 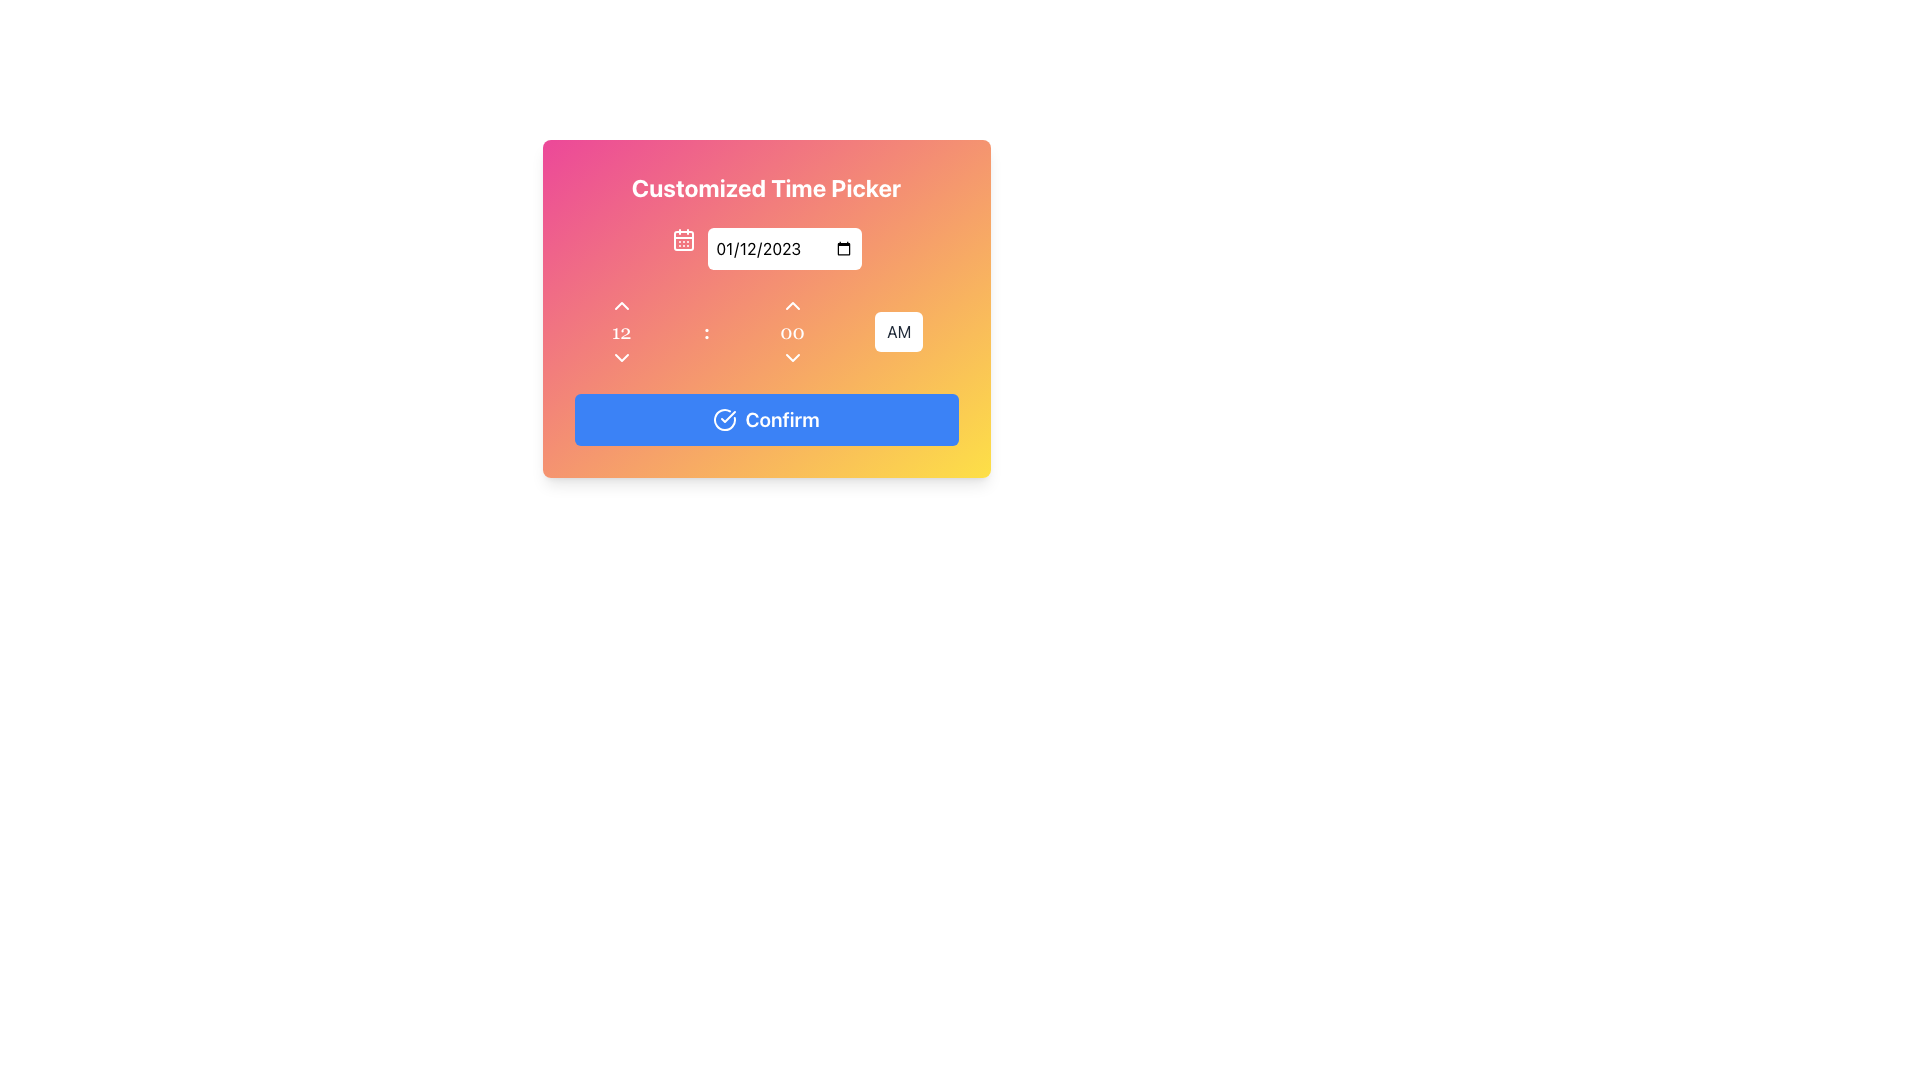 I want to click on the Time Picker element displaying '12:00AM' to adjust the time, so click(x=765, y=330).